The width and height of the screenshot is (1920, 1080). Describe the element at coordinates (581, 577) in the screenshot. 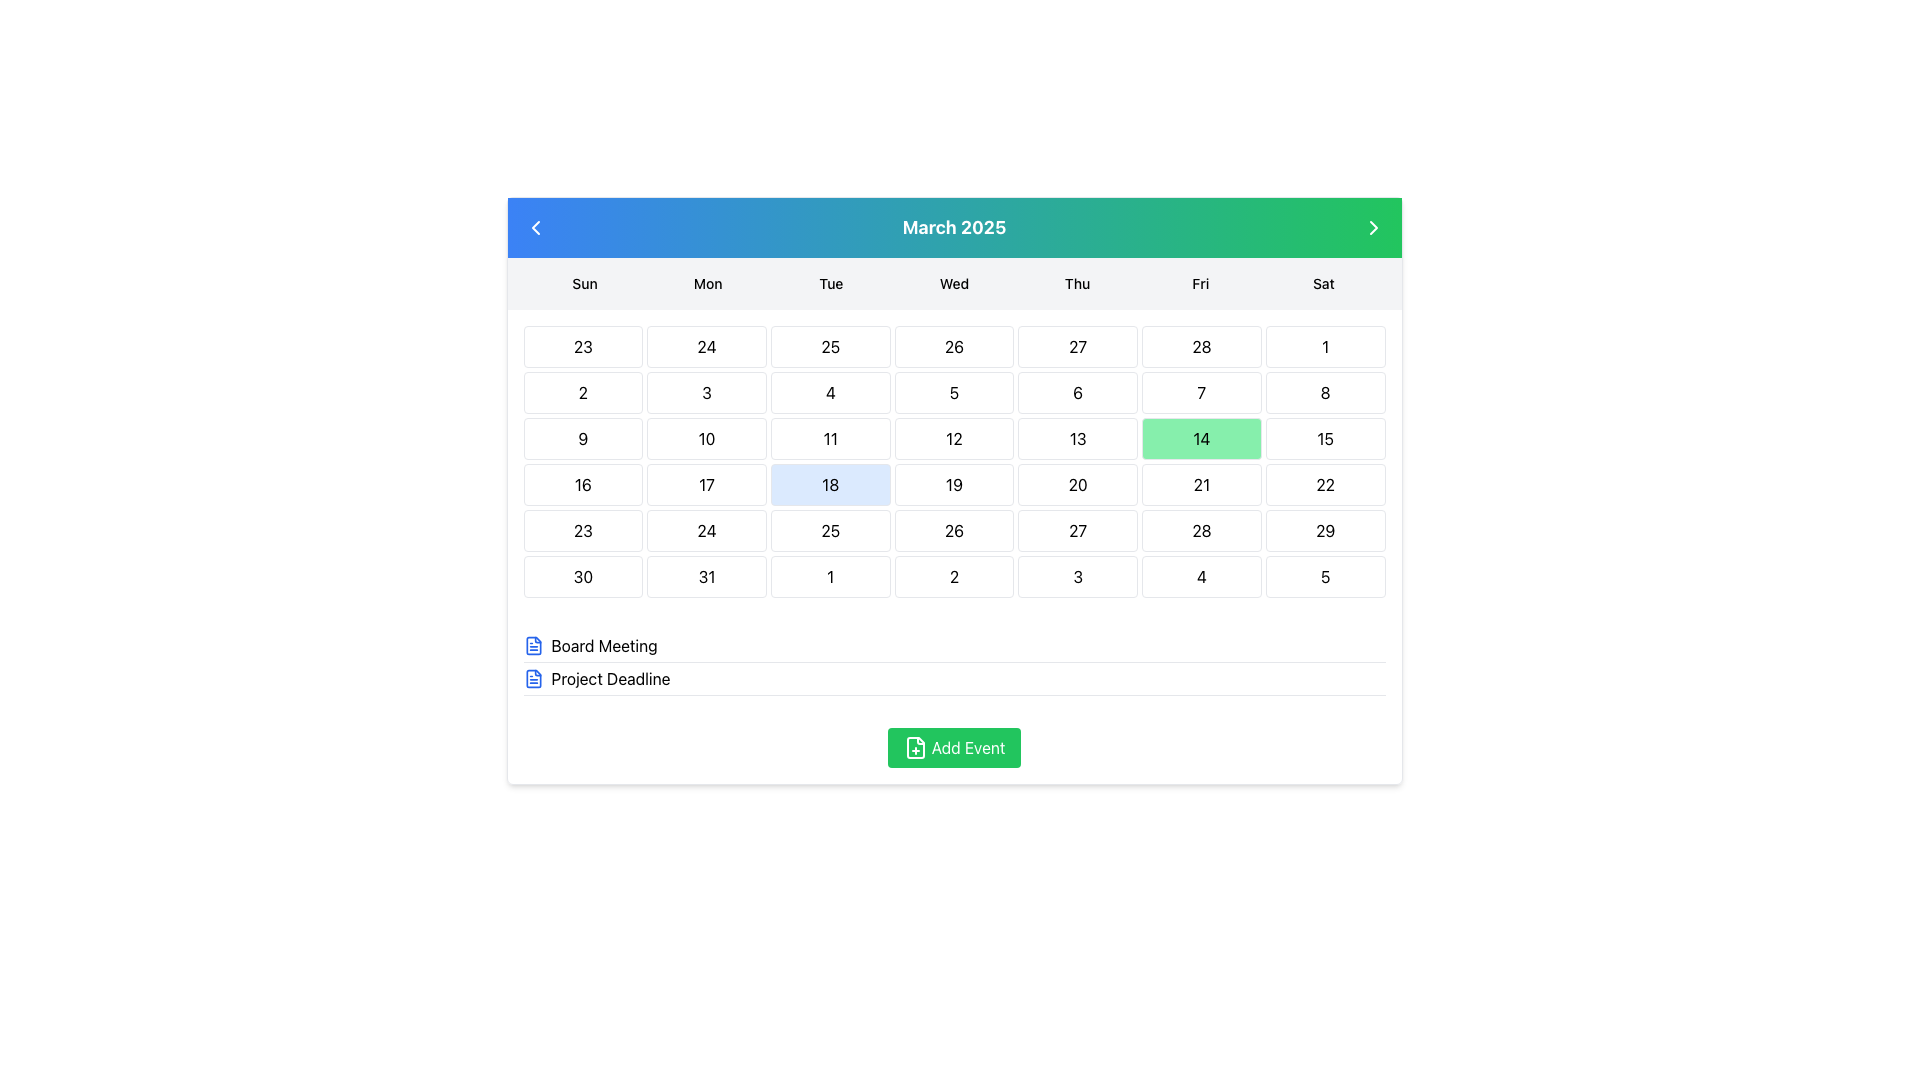

I see `the calendar day item representing March 30th` at that location.